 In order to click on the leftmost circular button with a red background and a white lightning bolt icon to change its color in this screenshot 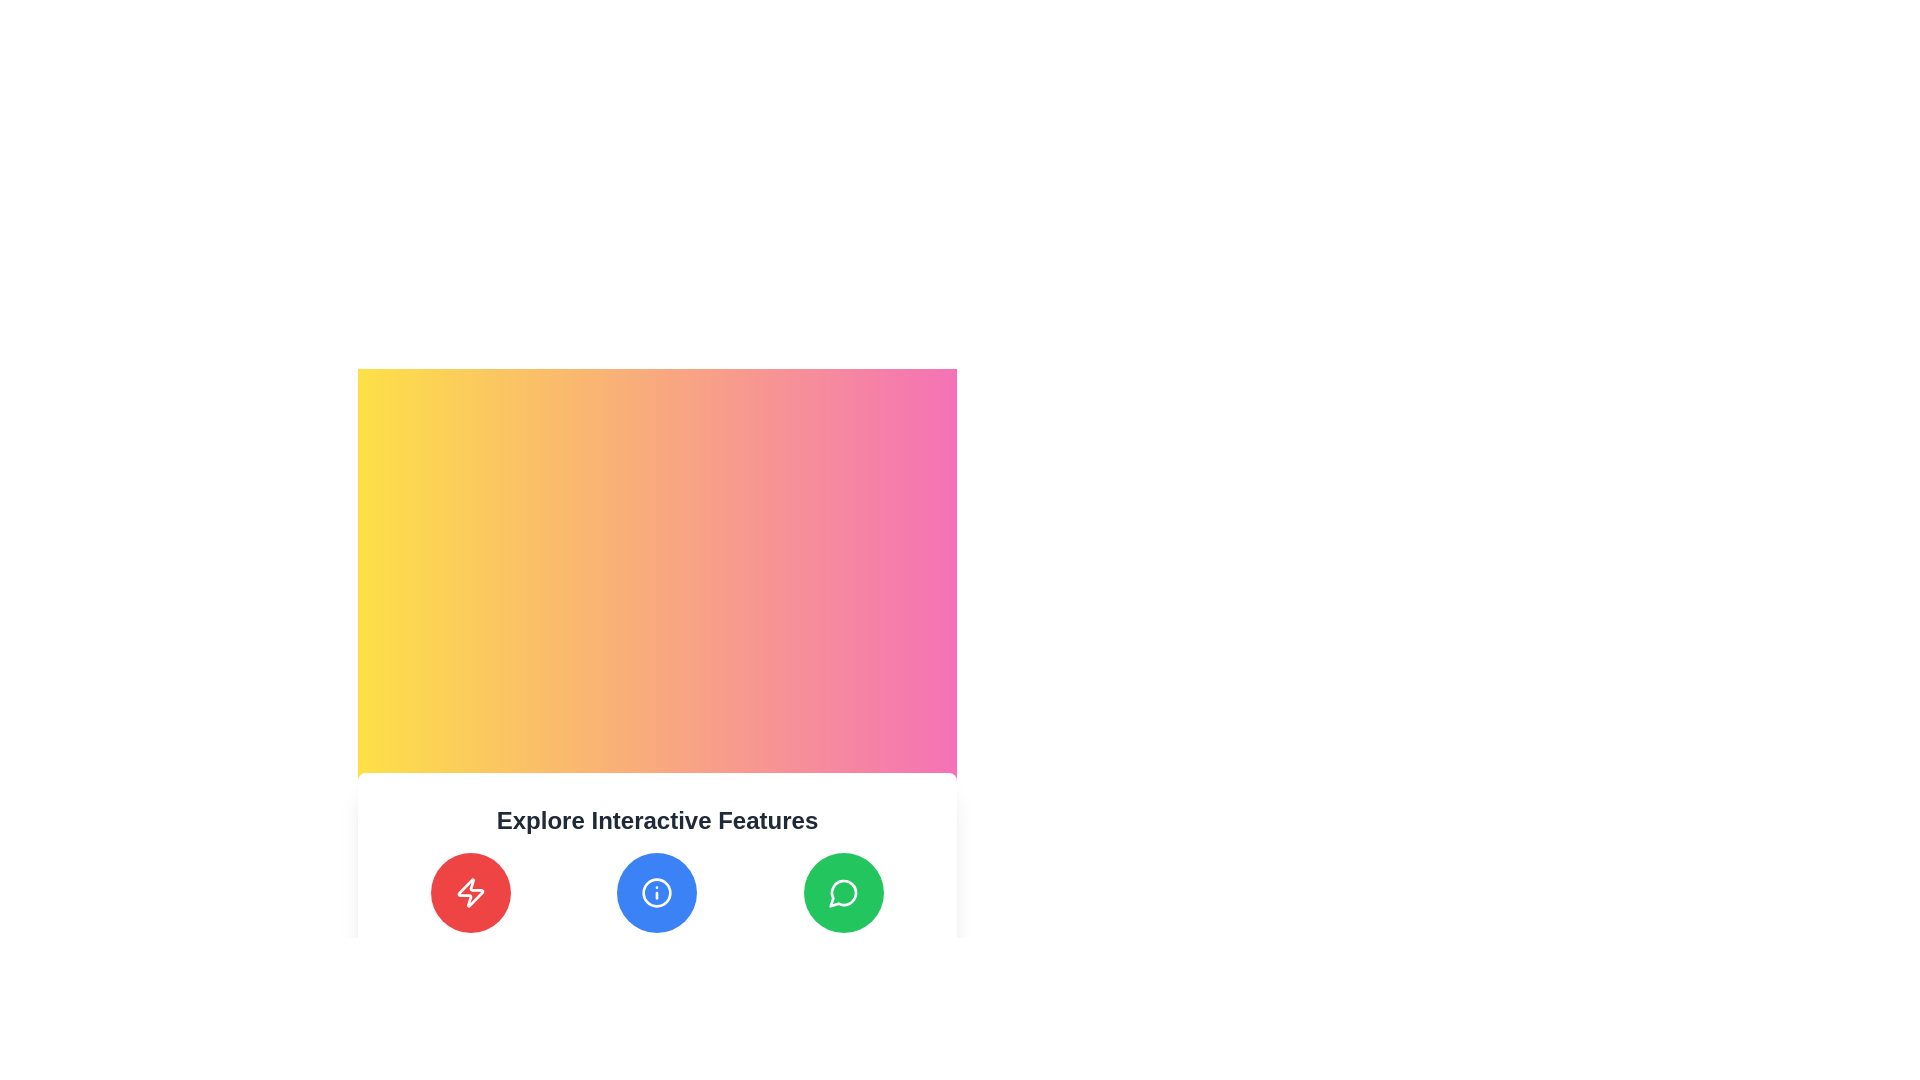, I will do `click(470, 892)`.